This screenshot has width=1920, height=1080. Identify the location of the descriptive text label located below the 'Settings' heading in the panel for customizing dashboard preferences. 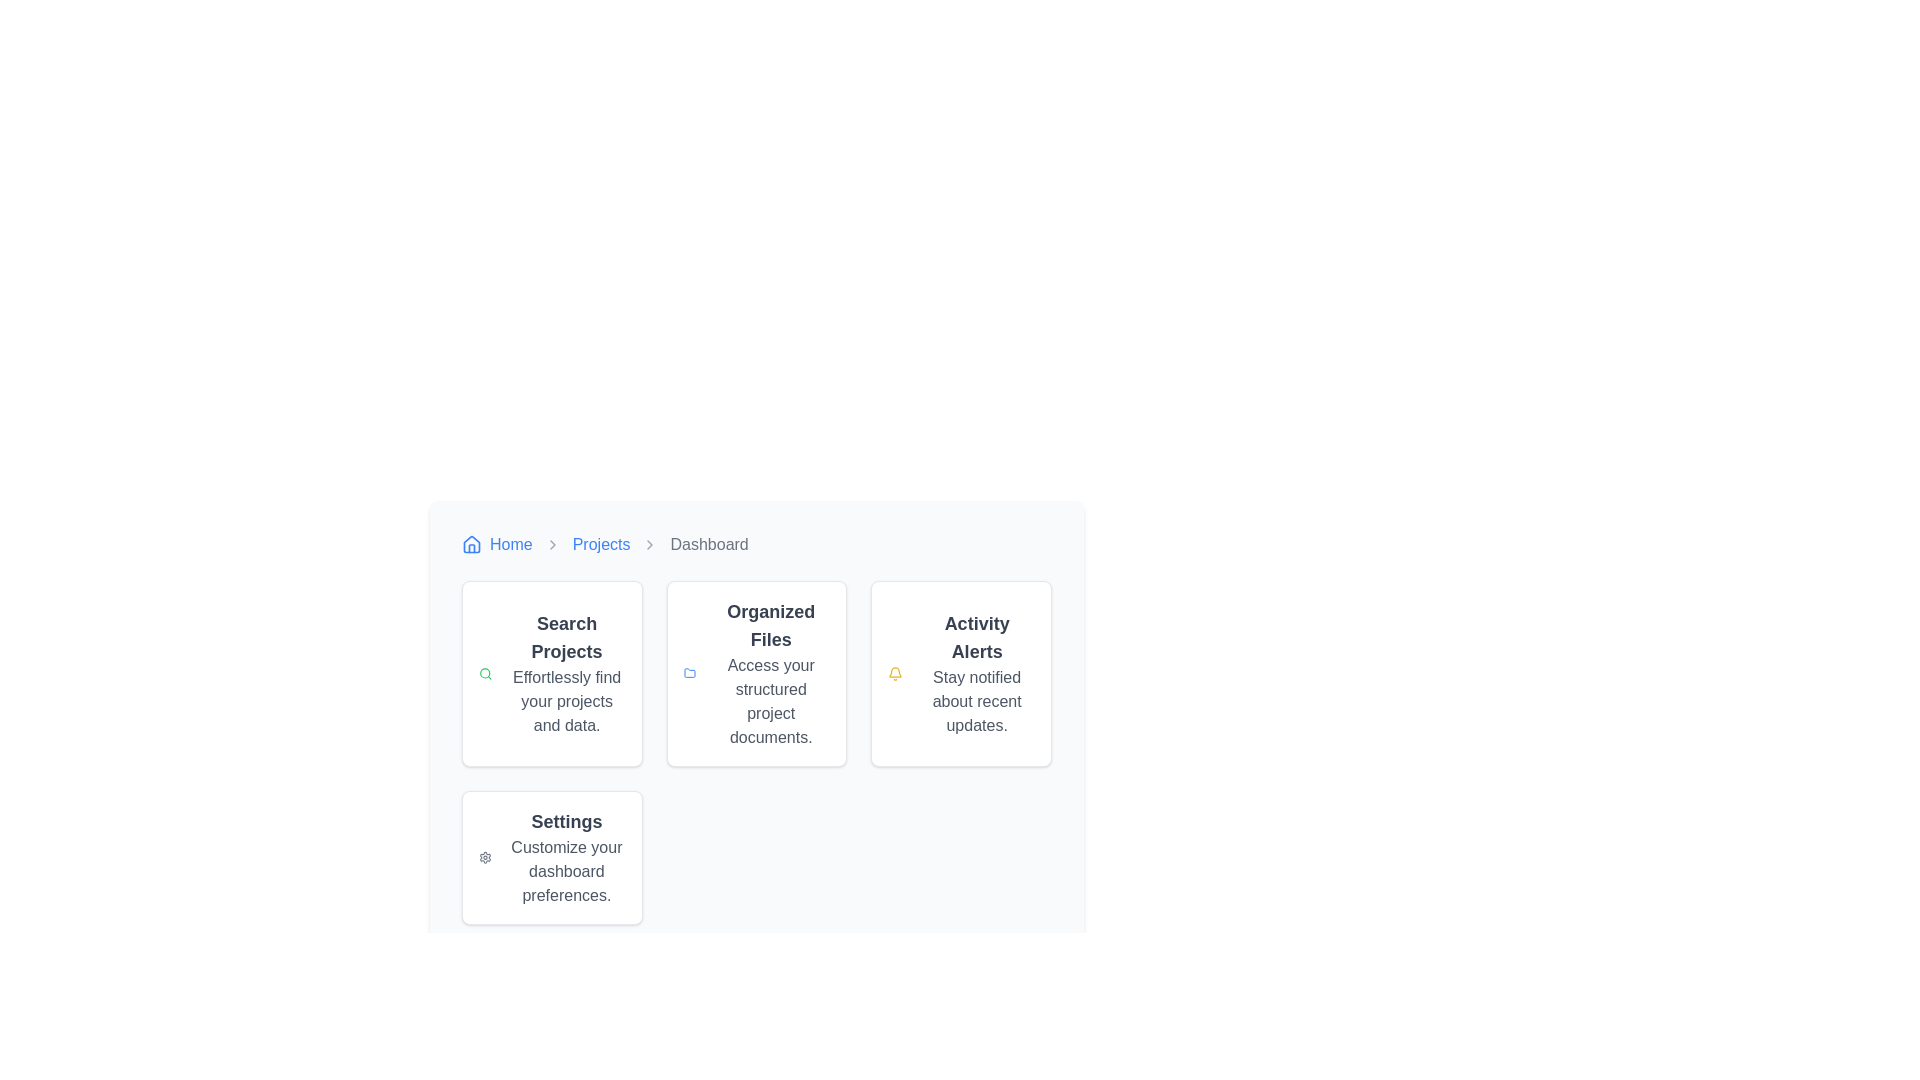
(565, 870).